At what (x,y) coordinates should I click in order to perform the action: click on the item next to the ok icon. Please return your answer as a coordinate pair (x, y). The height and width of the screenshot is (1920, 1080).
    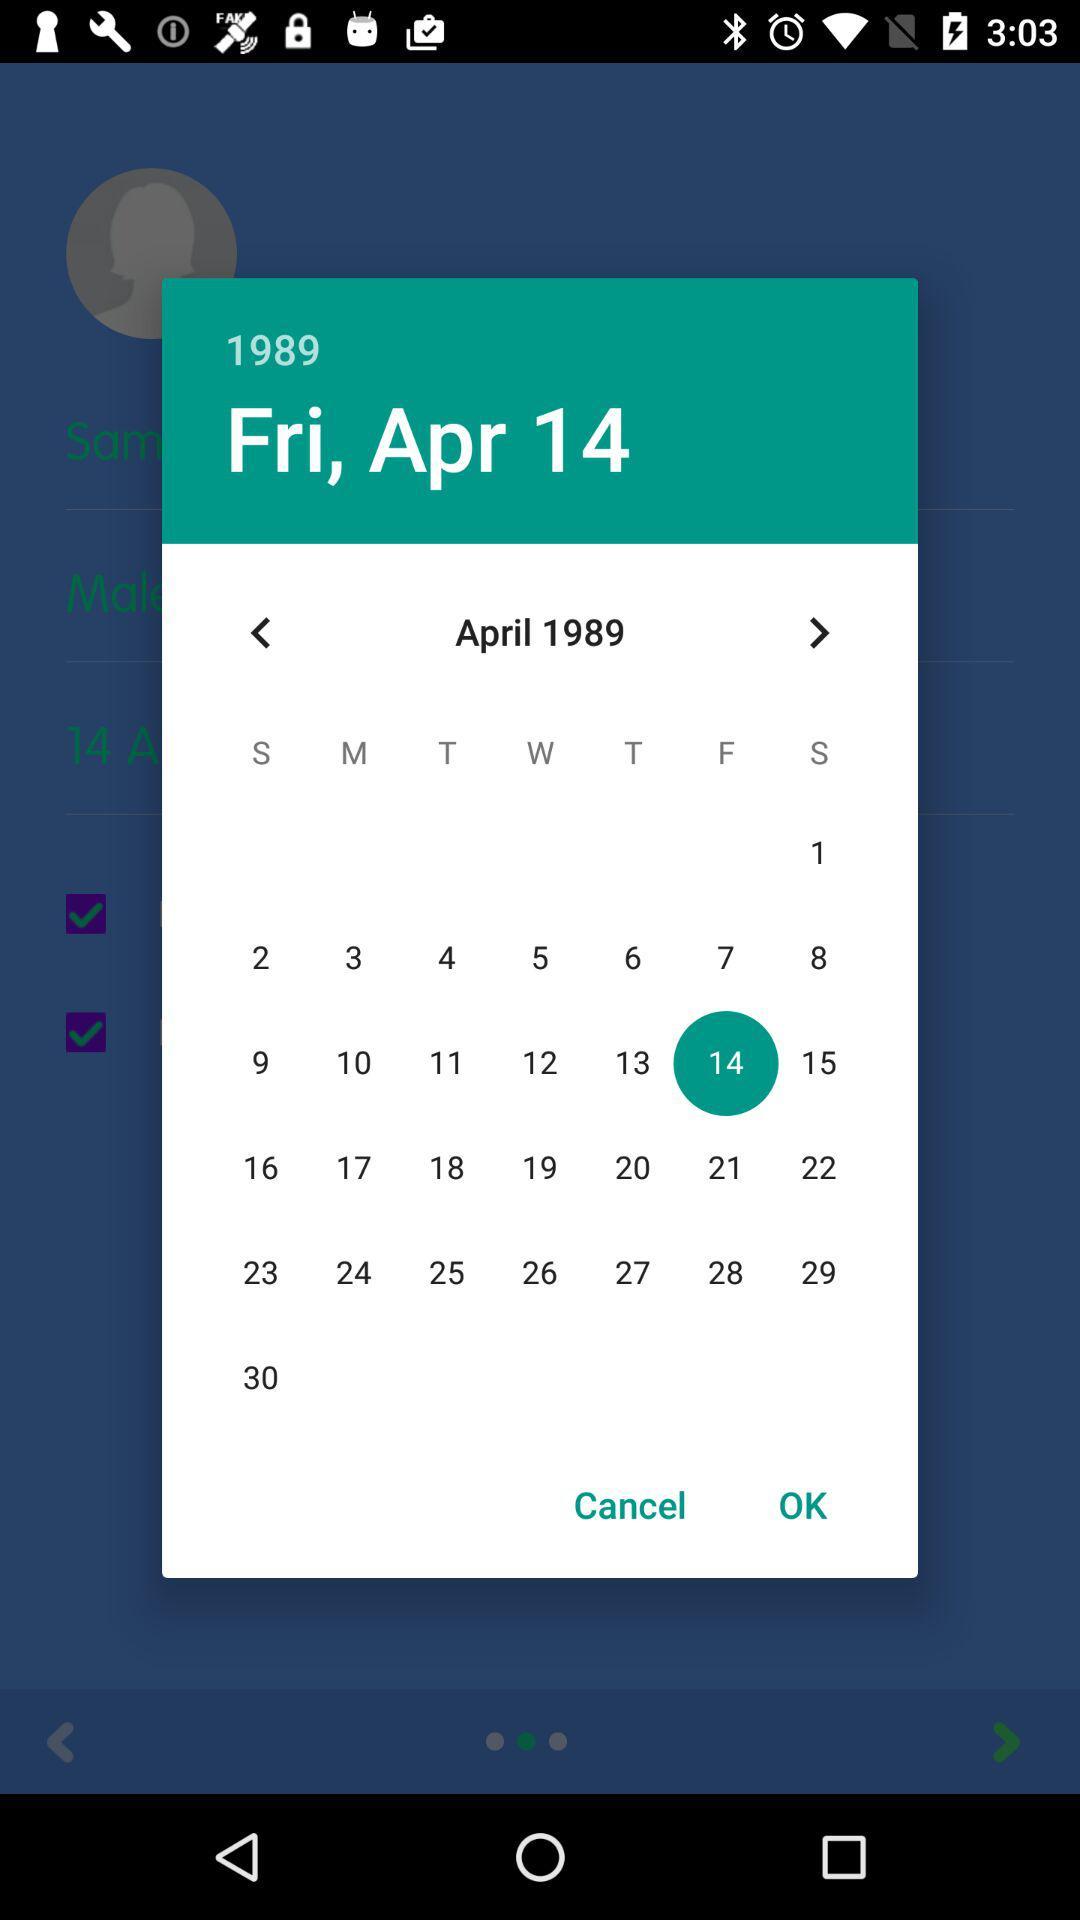
    Looking at the image, I should click on (630, 1504).